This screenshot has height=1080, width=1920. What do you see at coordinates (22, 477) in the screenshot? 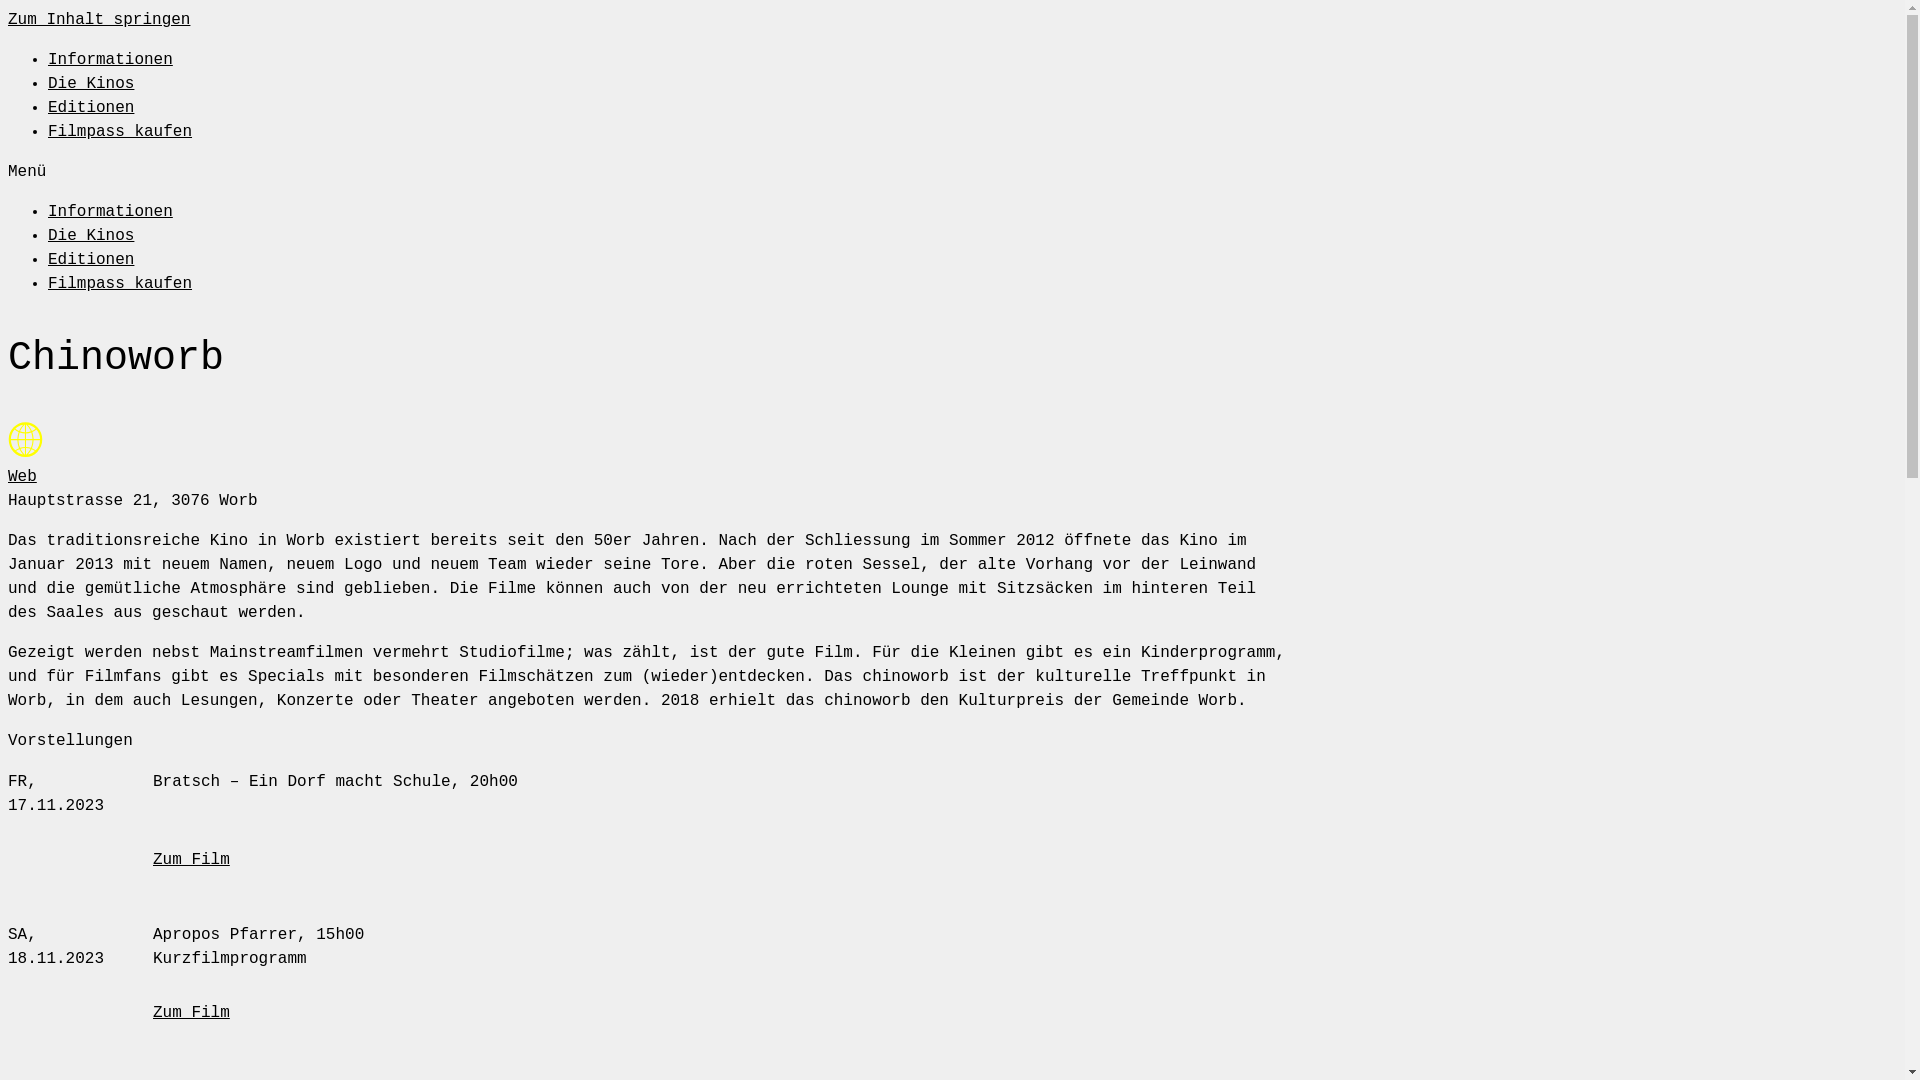
I see `'Web'` at bounding box center [22, 477].